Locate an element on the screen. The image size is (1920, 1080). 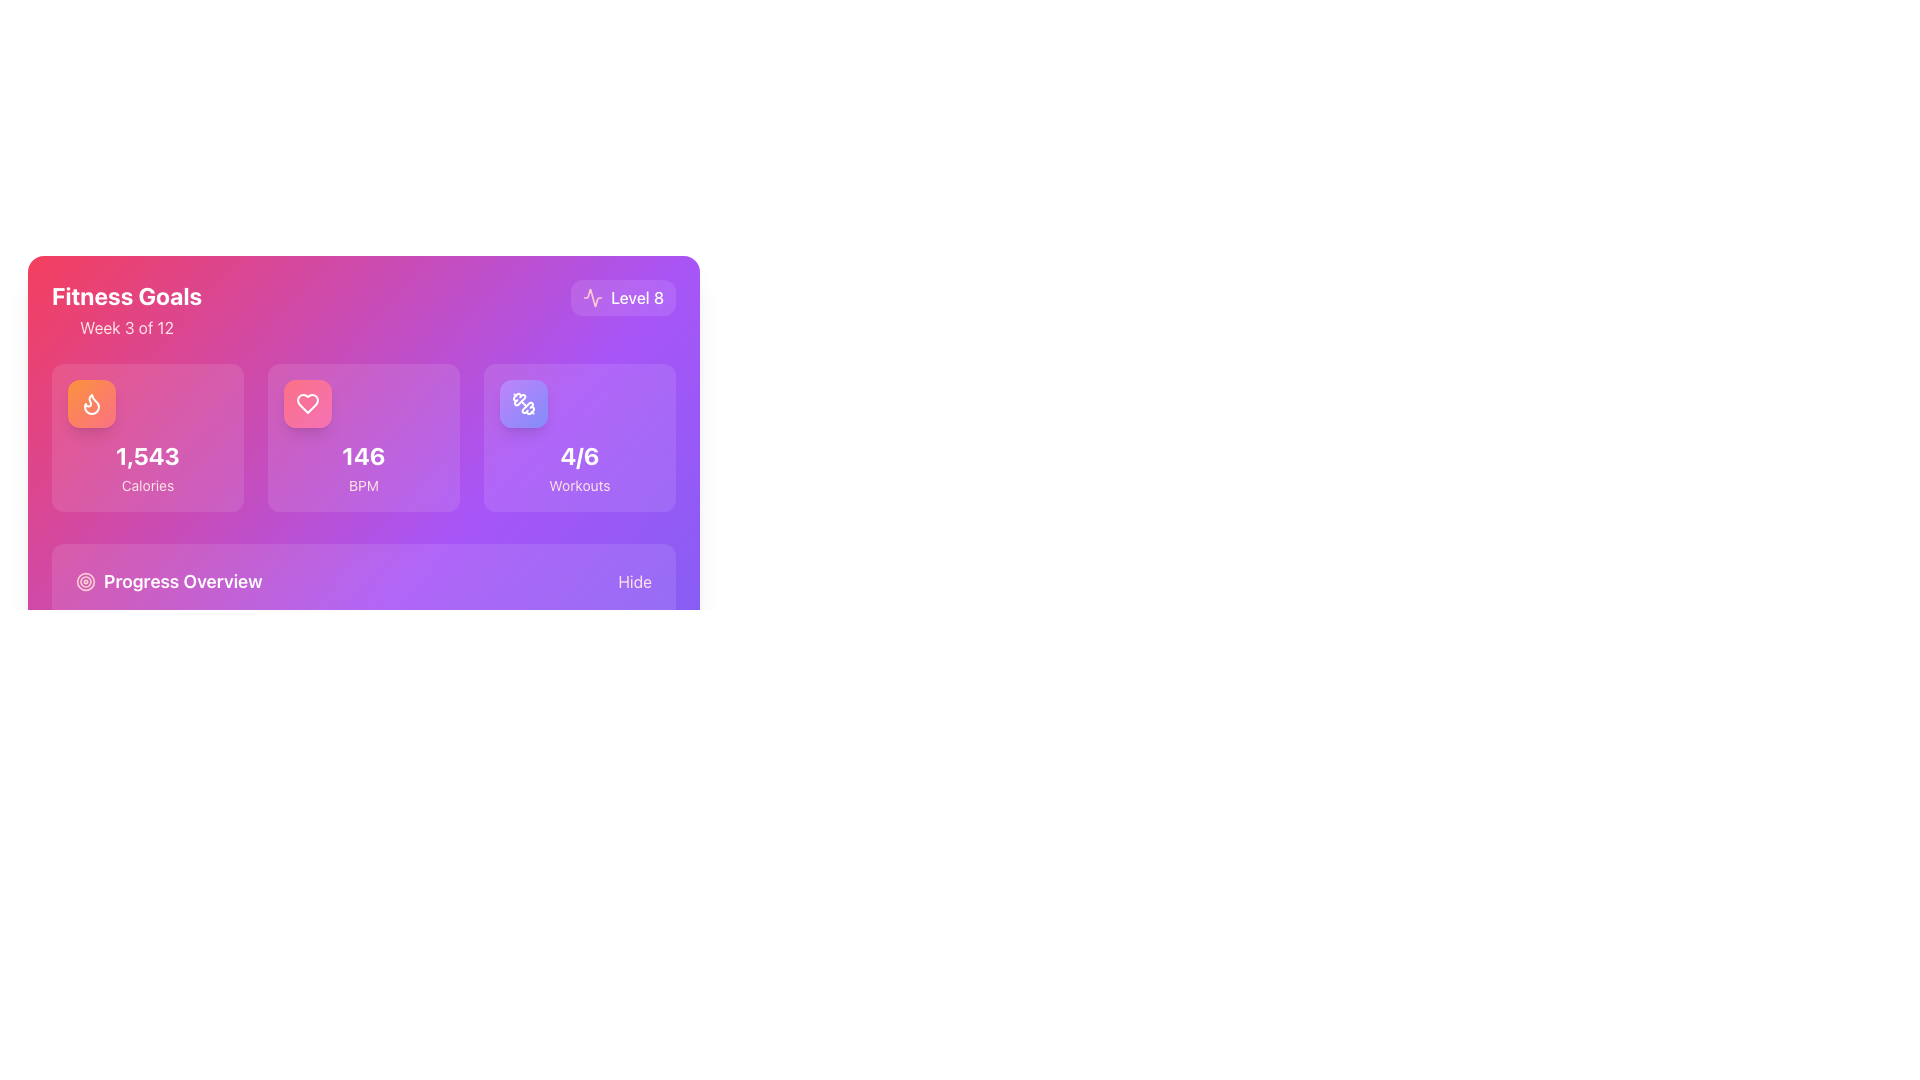
the stylized dumbbell icon representing the 'Workouts' statistic in the top-right section of the fitness tracking interface is located at coordinates (523, 404).